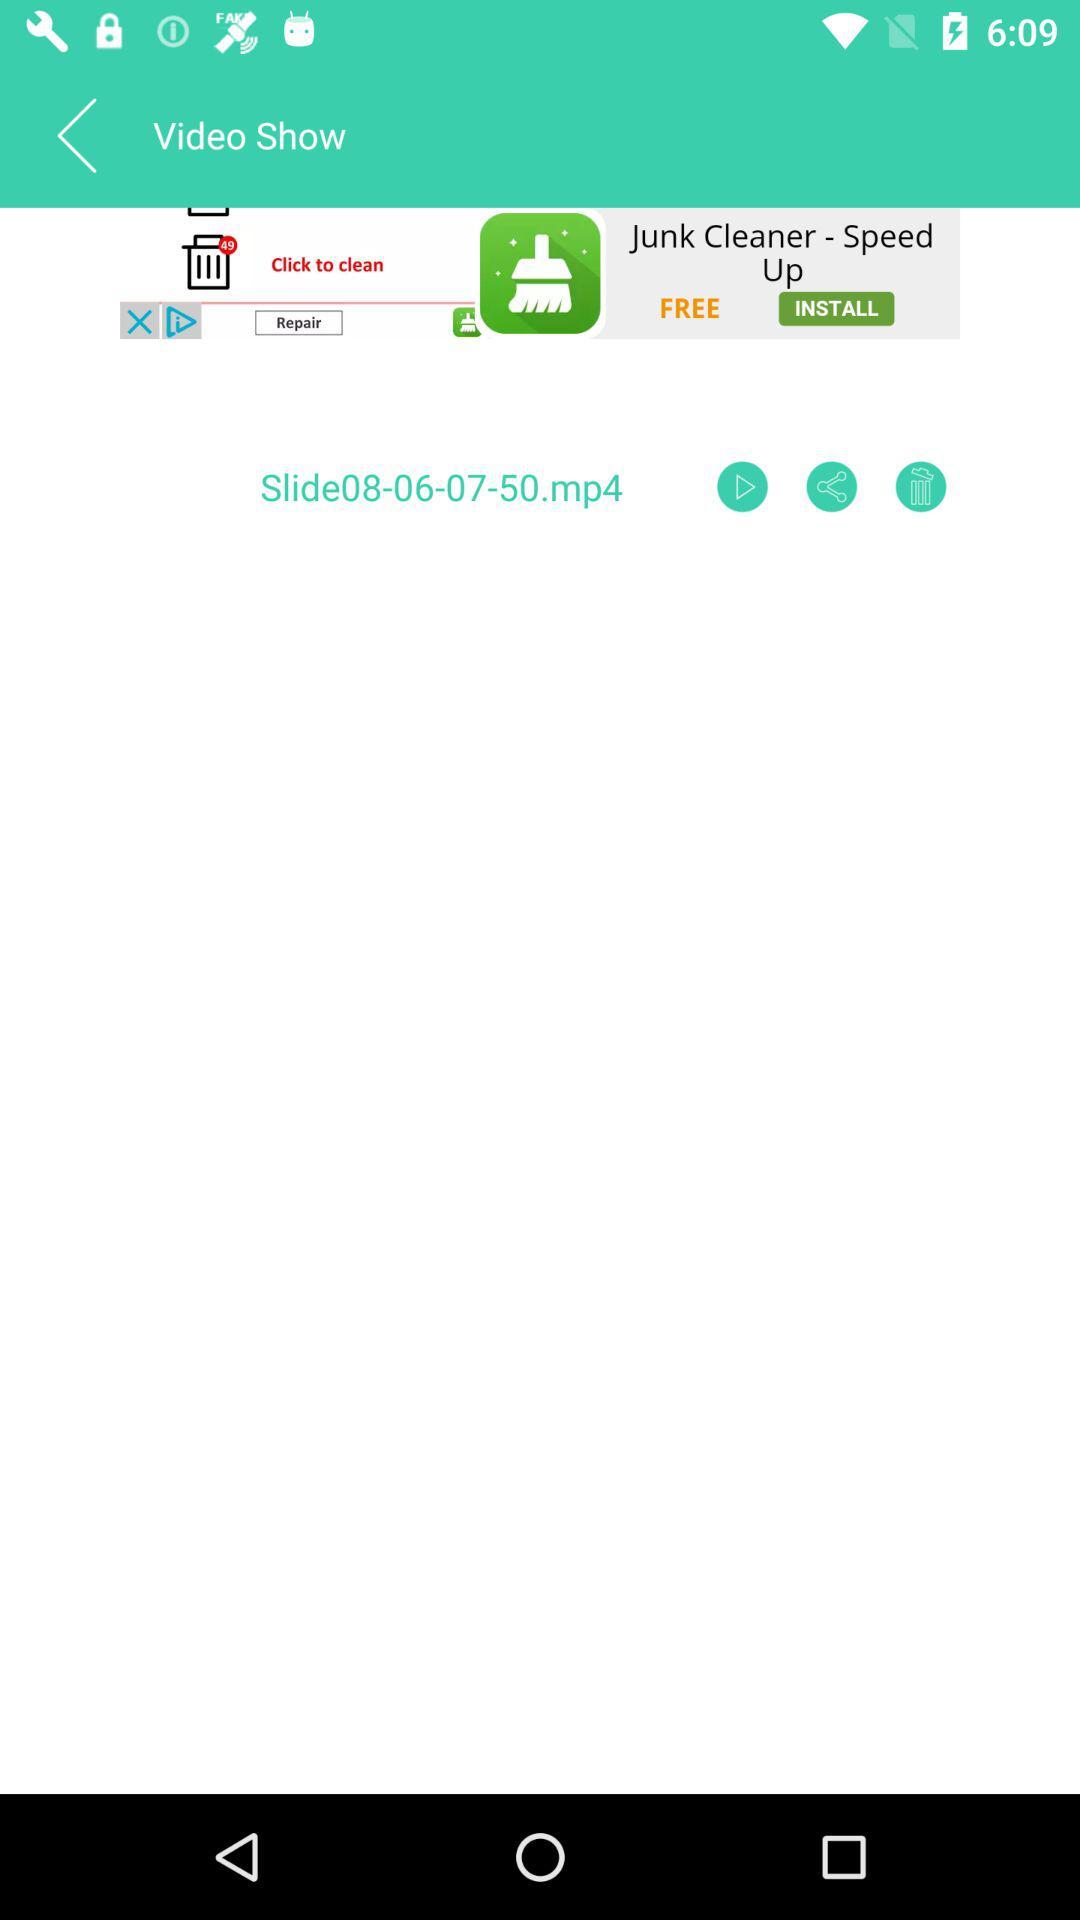 Image resolution: width=1080 pixels, height=1920 pixels. What do you see at coordinates (831, 486) in the screenshot?
I see `share the slide` at bounding box center [831, 486].